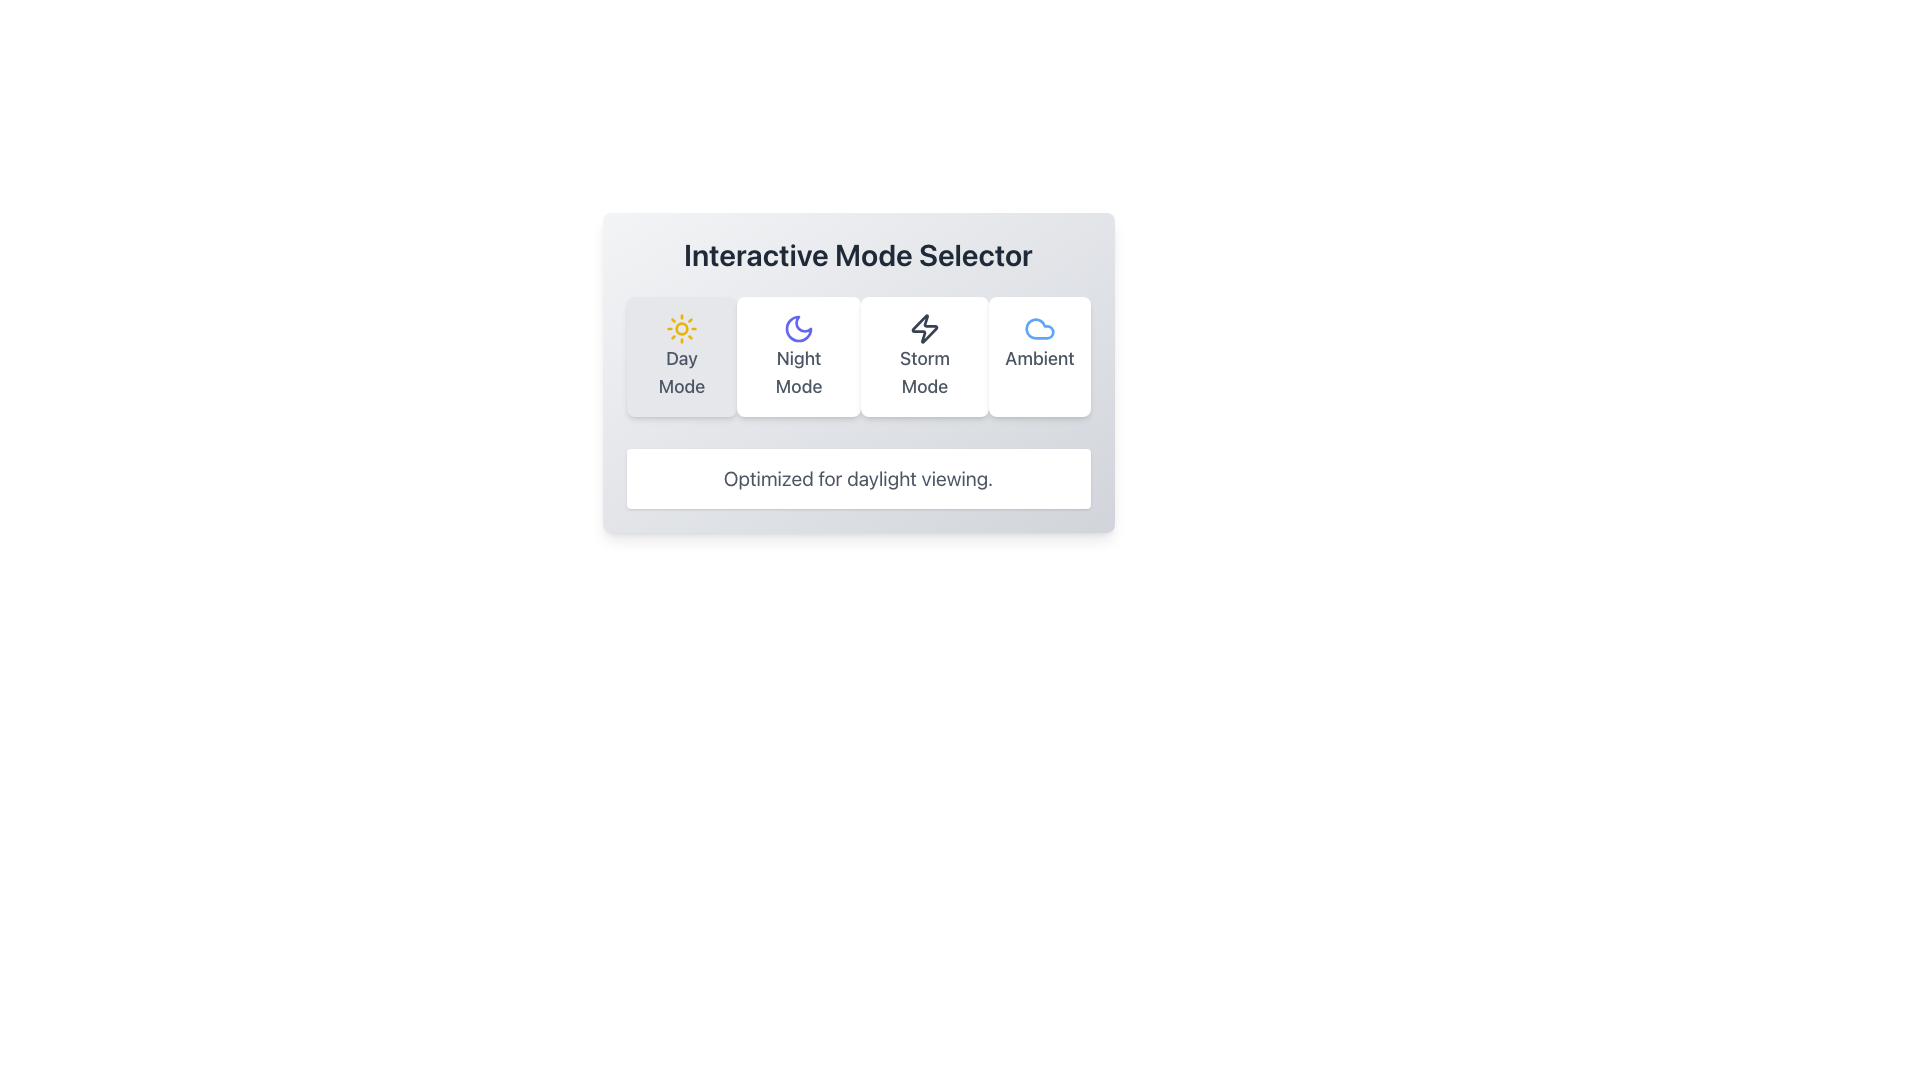  What do you see at coordinates (924, 373) in the screenshot?
I see `the 'Storm Mode' text label, which is part of the mode selector in the 'Interactive Mode Selector' interface, located below a lightning bolt icon` at bounding box center [924, 373].